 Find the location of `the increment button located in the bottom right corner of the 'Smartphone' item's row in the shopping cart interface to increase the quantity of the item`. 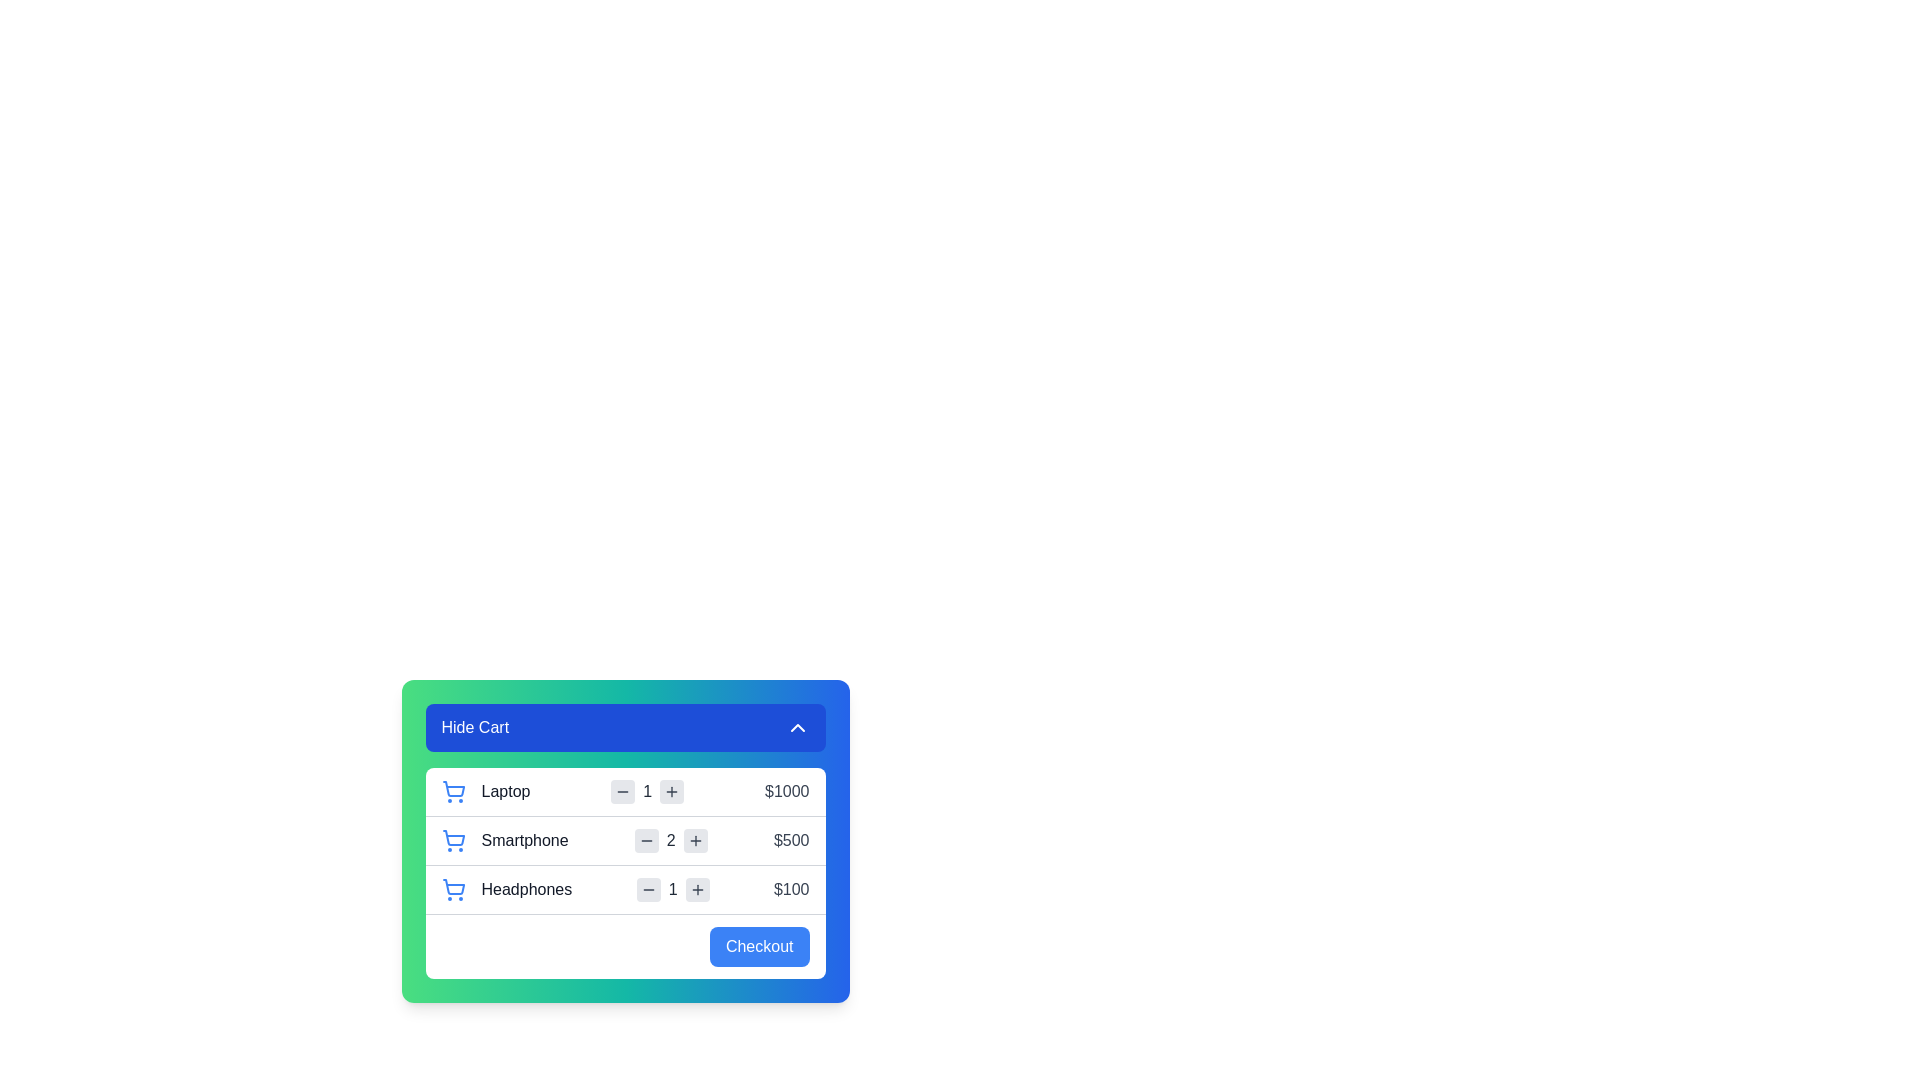

the increment button located in the bottom right corner of the 'Smartphone' item's row in the shopping cart interface to increase the quantity of the item is located at coordinates (695, 840).